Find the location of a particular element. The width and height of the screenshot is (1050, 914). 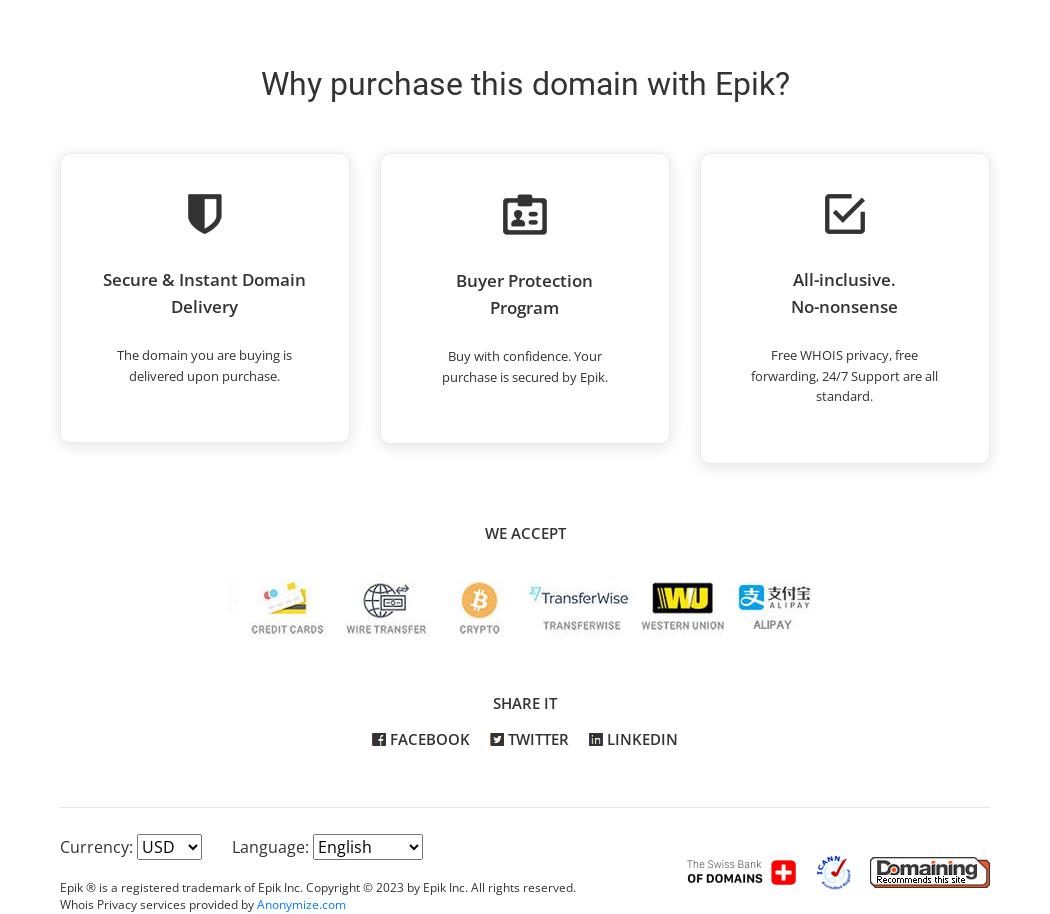

'All-inclusive.' is located at coordinates (791, 279).